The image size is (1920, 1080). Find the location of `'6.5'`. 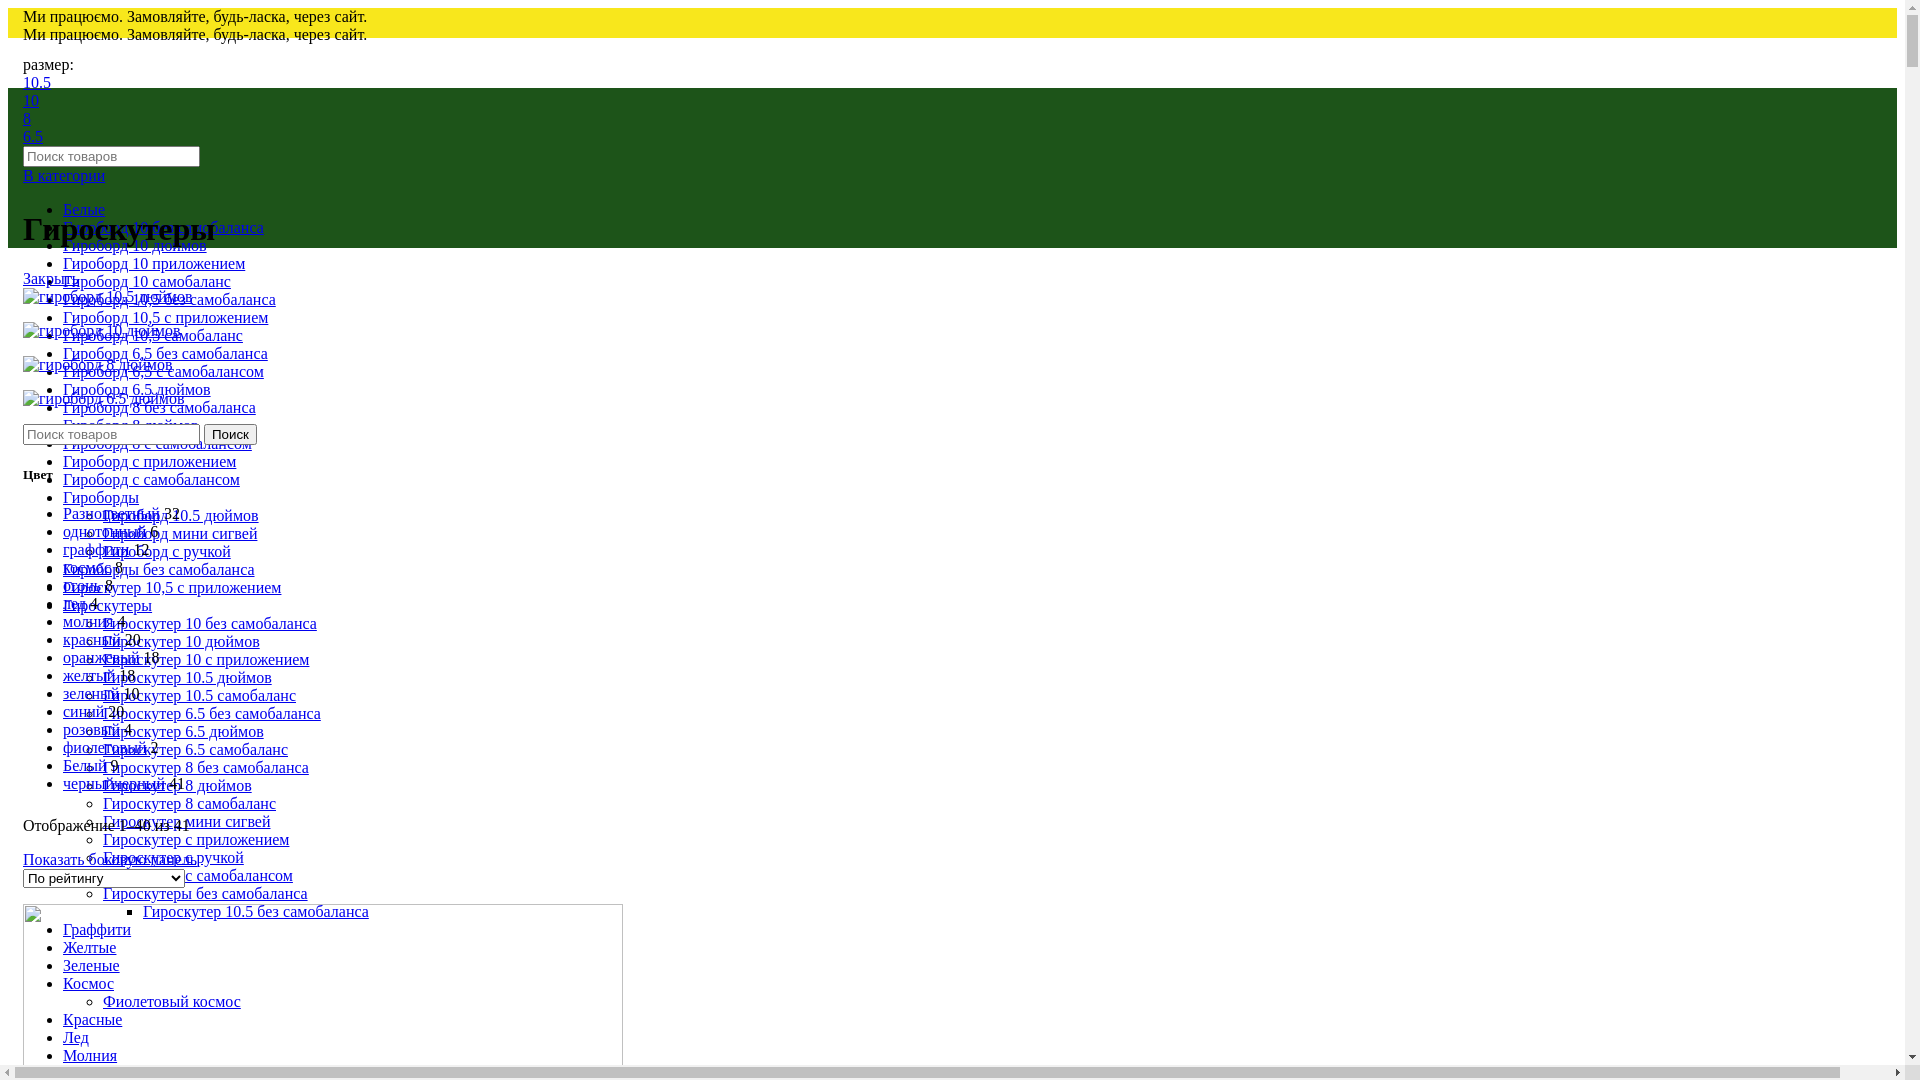

'6.5' is located at coordinates (33, 135).